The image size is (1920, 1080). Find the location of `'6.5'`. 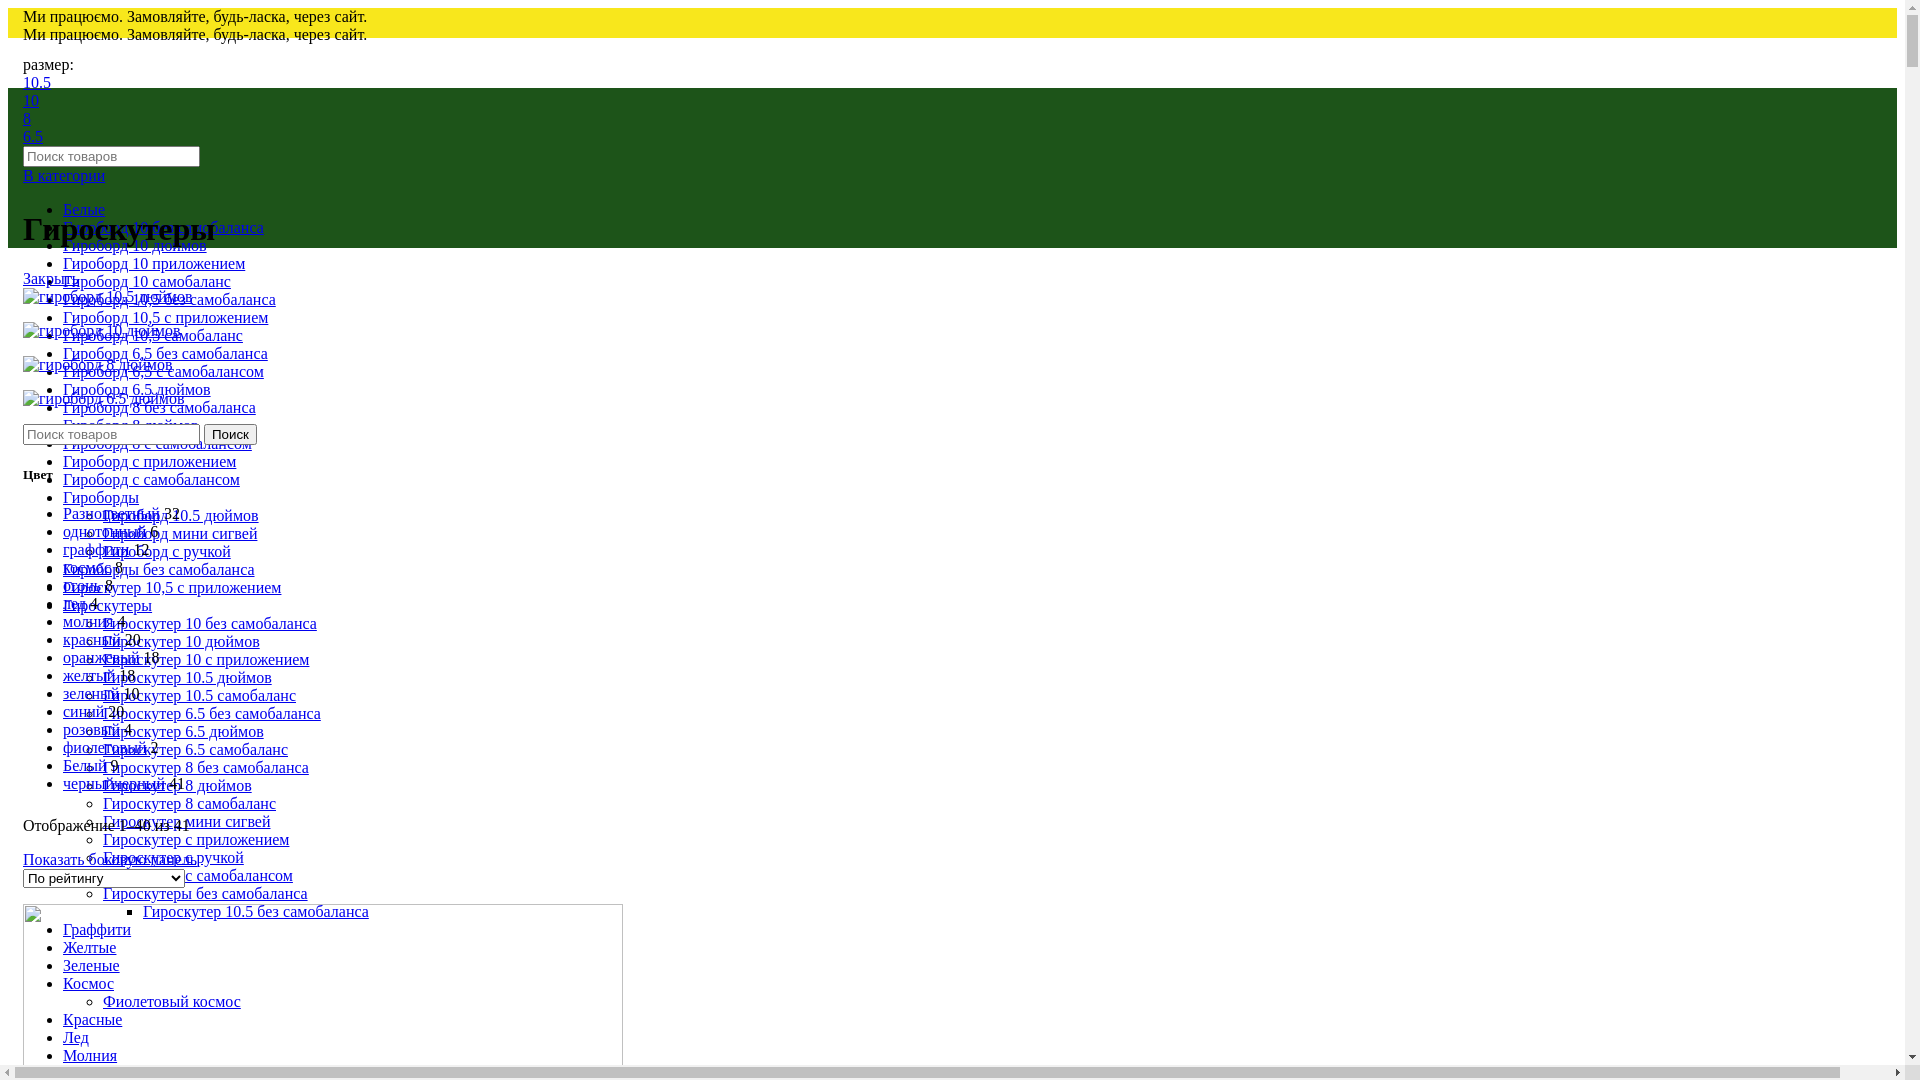

'6.5' is located at coordinates (33, 135).